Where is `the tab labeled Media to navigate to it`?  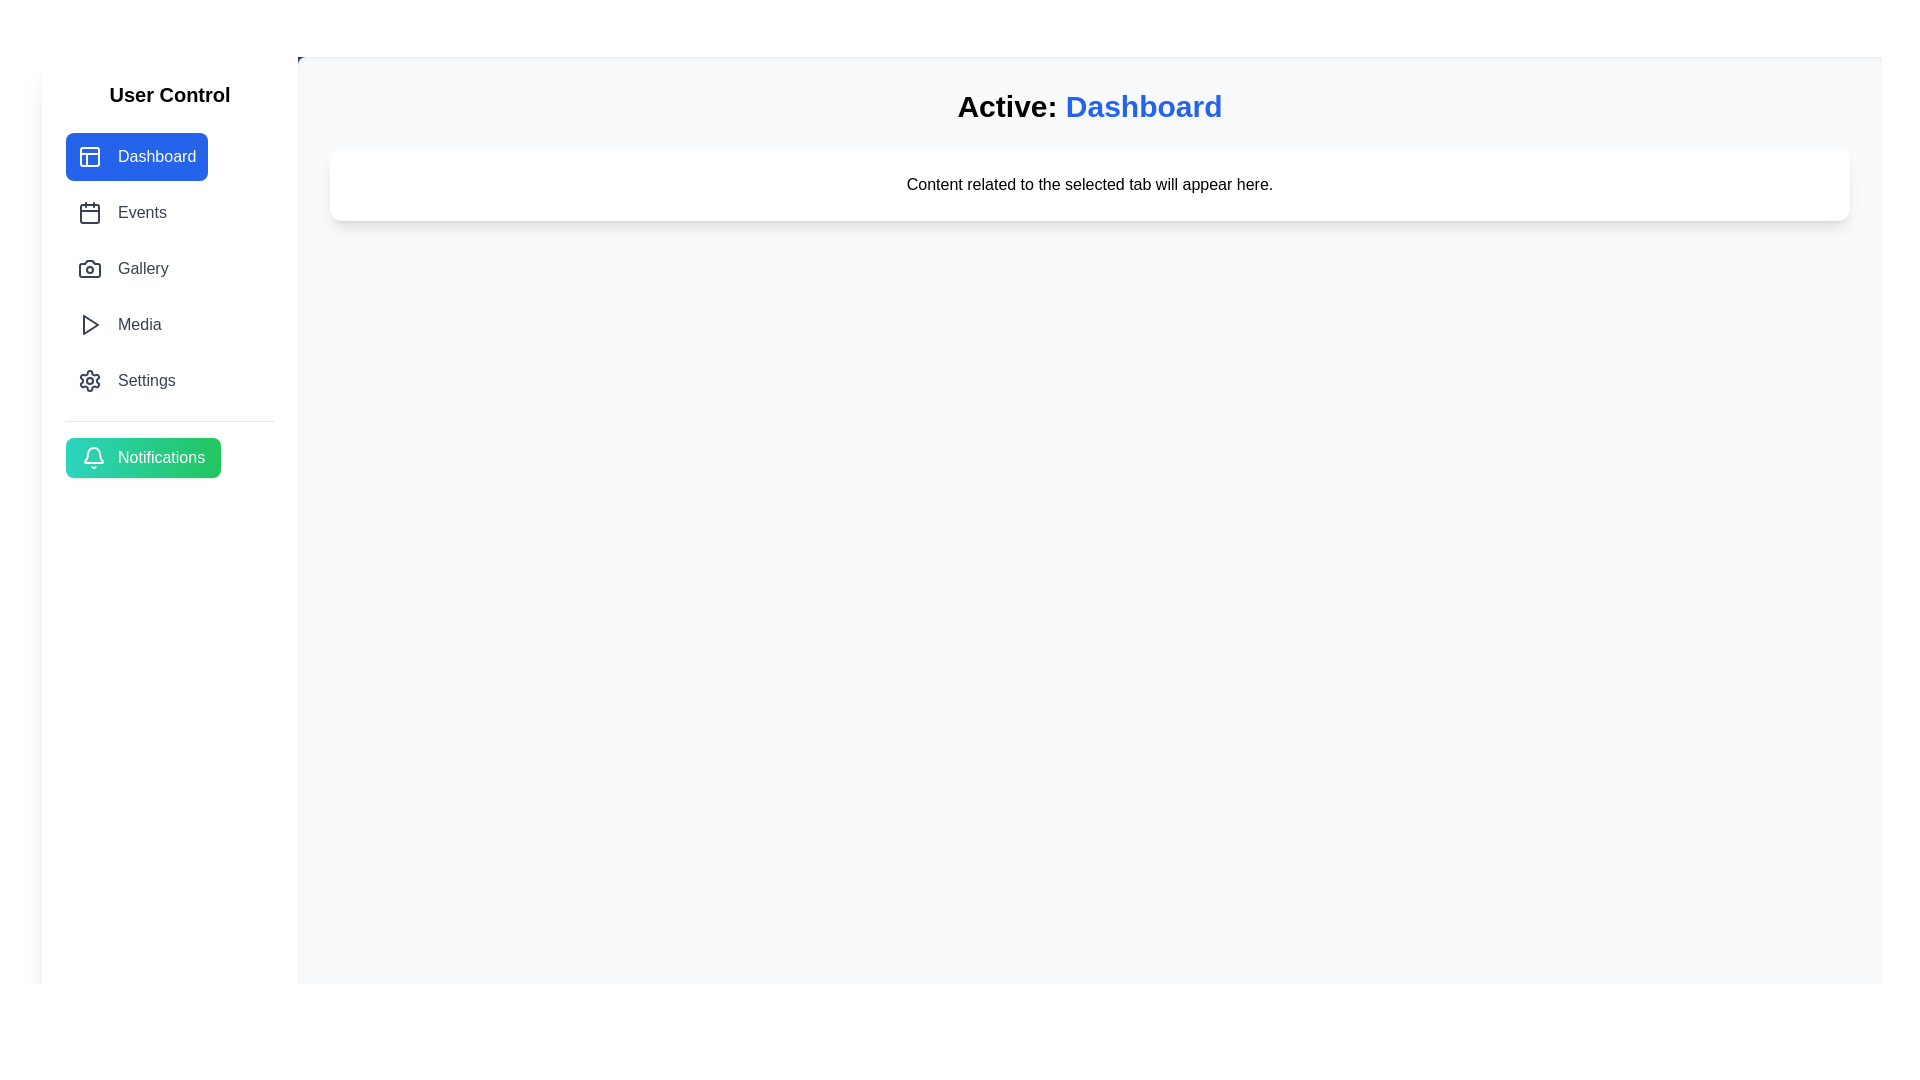 the tab labeled Media to navigate to it is located at coordinates (118, 323).